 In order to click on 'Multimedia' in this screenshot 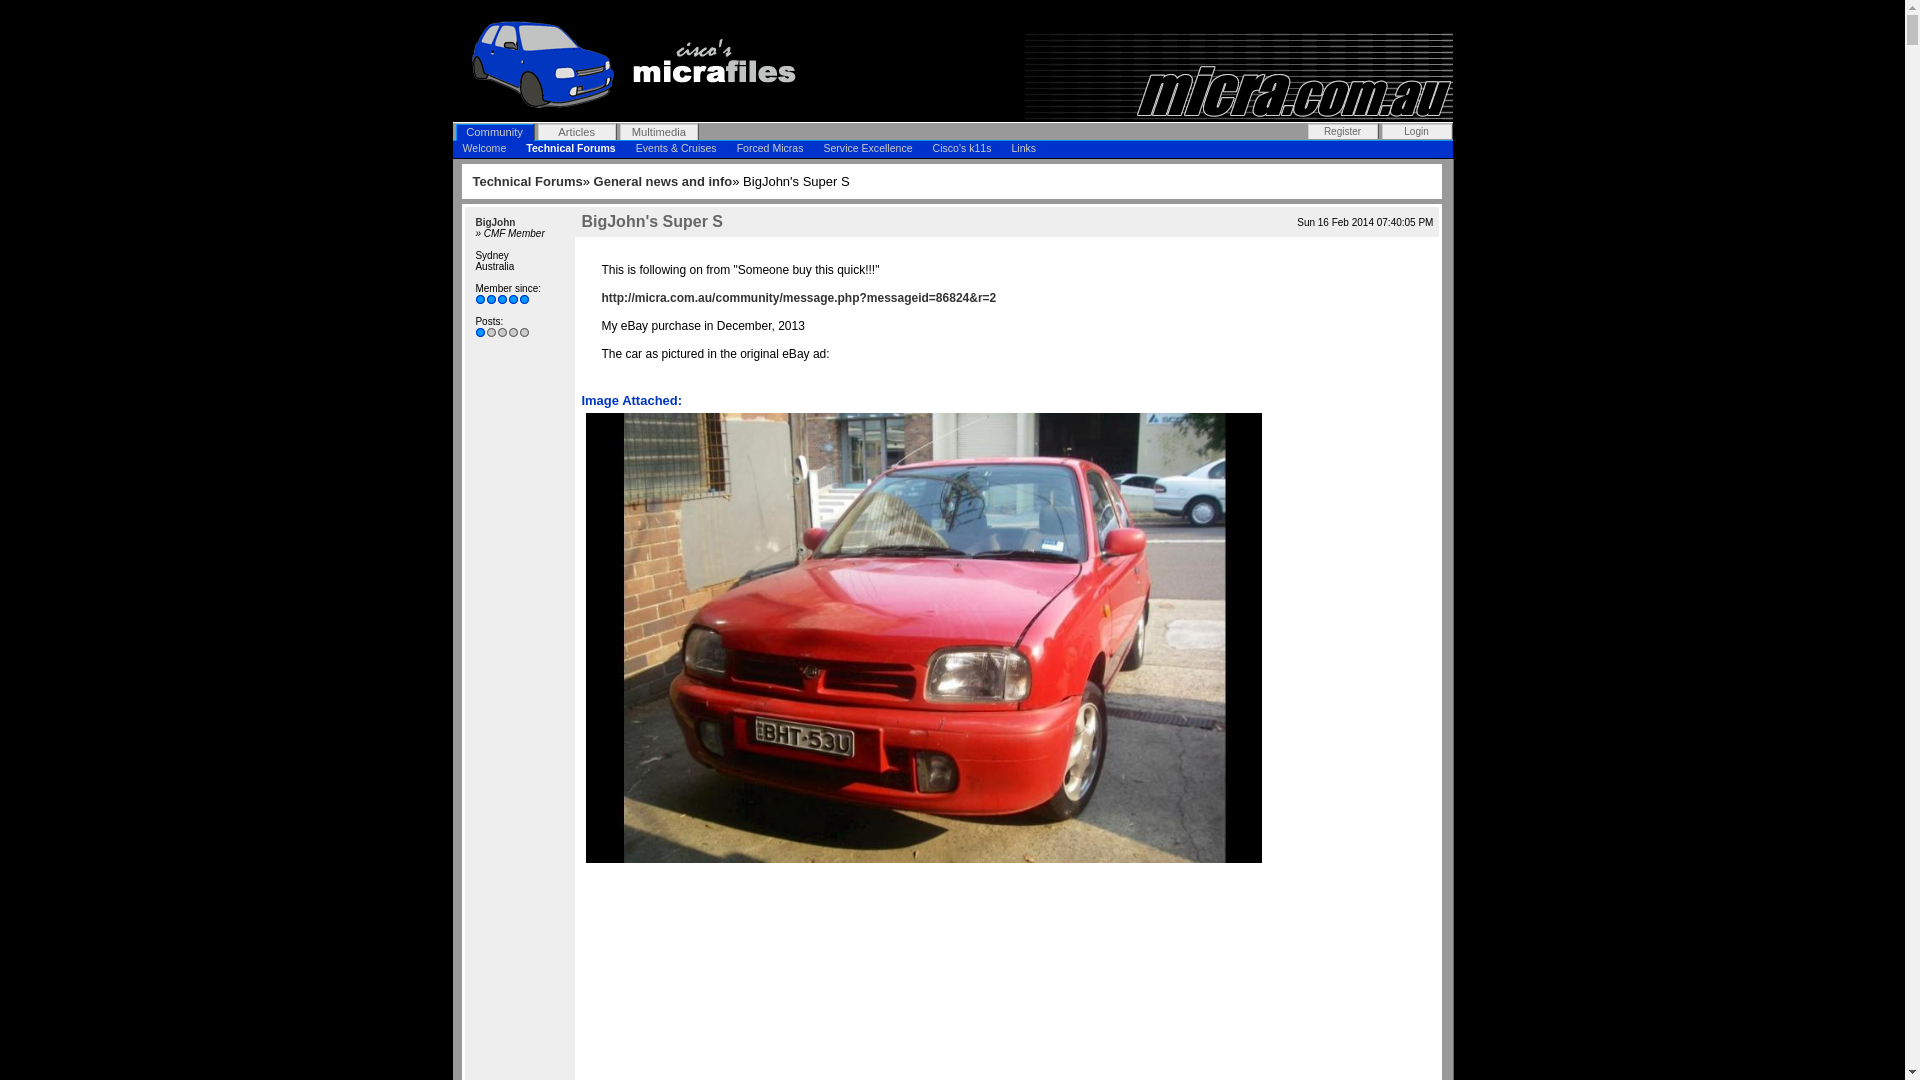, I will do `click(618, 131)`.